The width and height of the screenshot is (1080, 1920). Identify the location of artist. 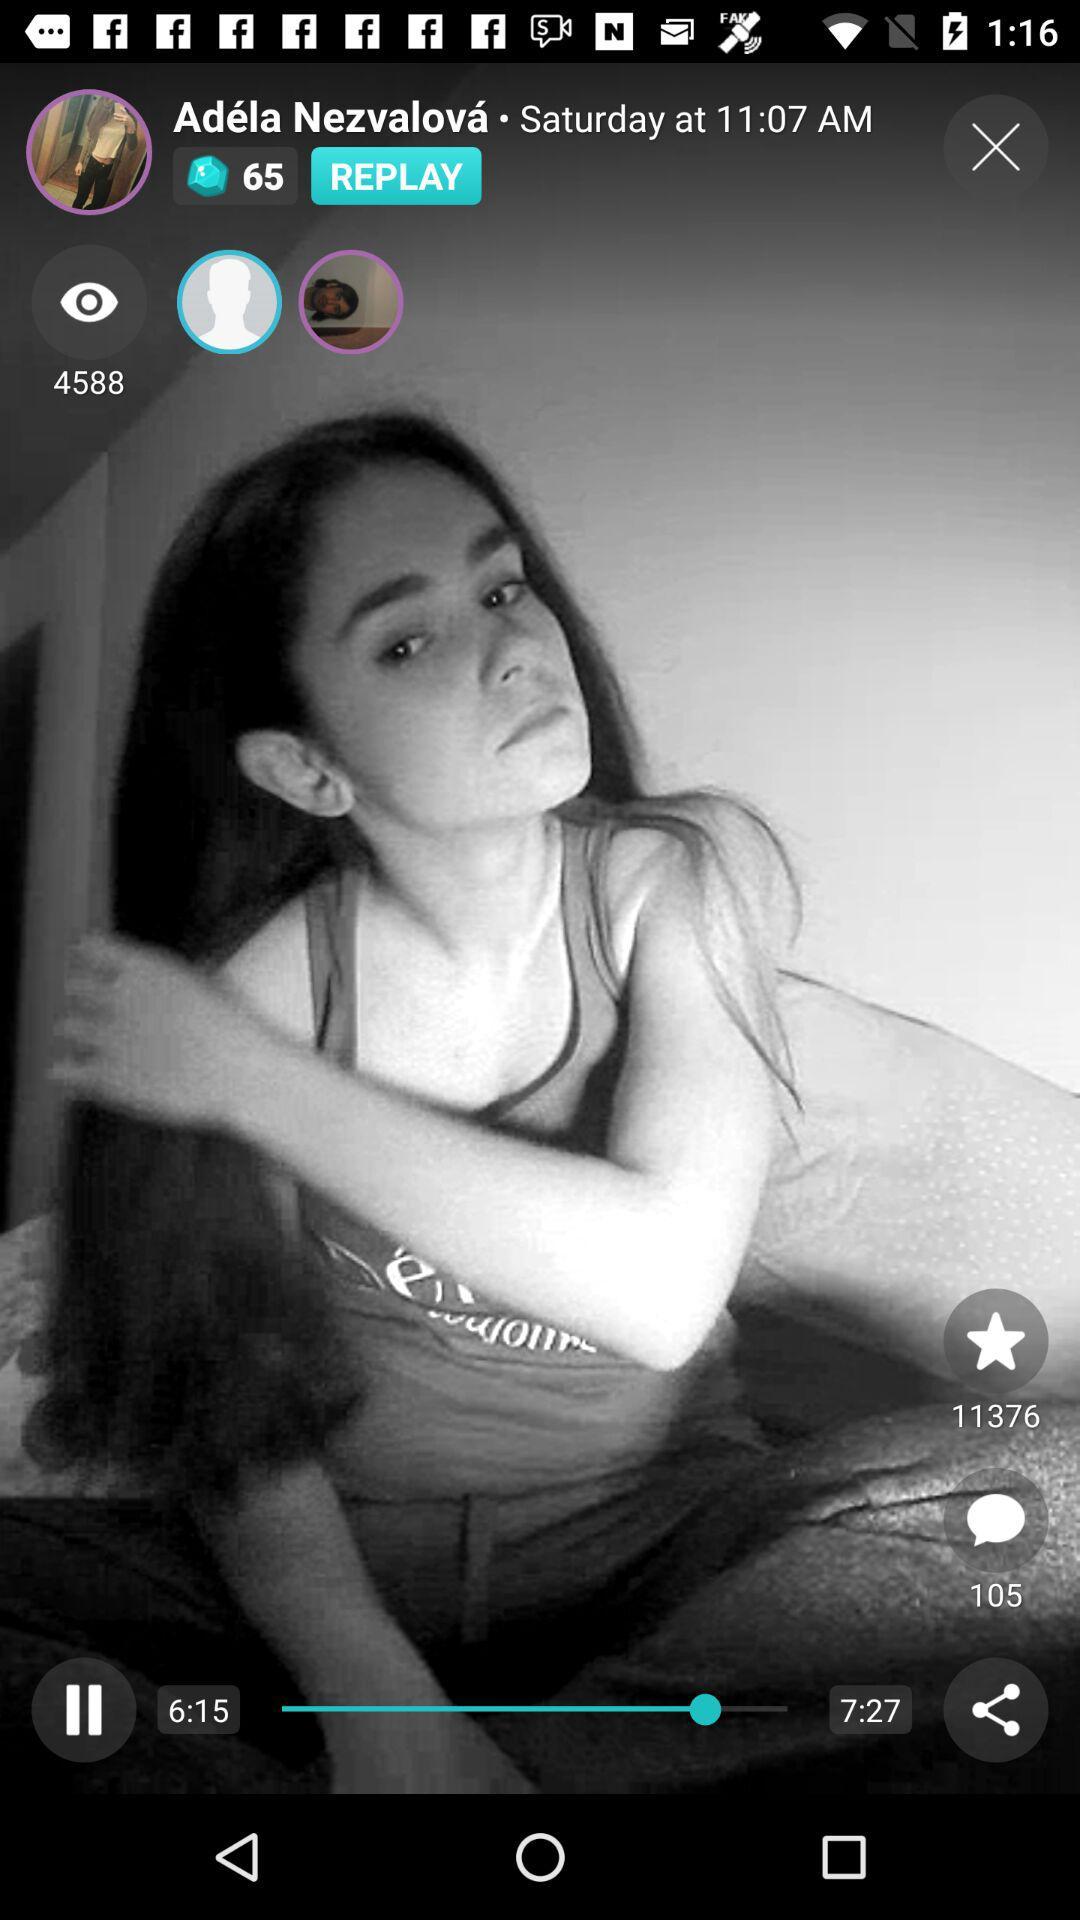
(88, 151).